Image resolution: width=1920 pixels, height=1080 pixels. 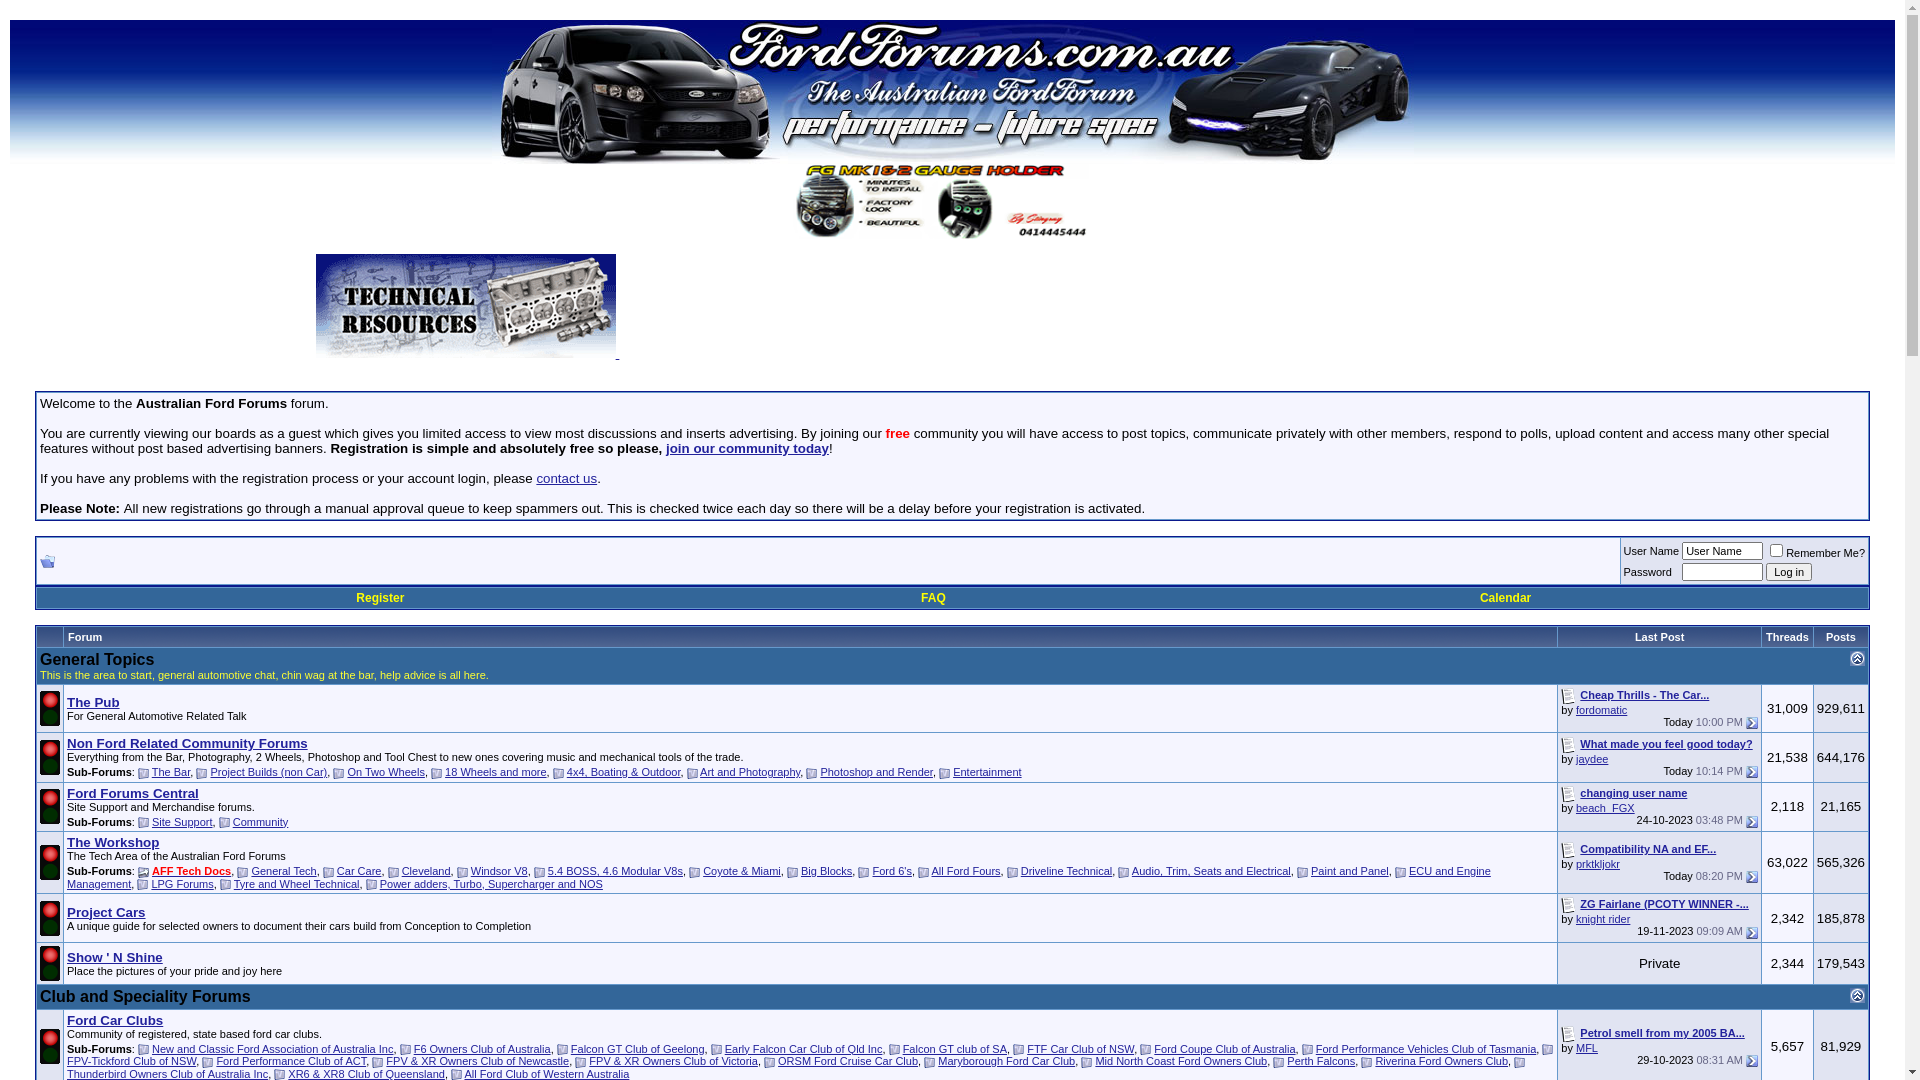 I want to click on 'join our community today', so click(x=746, y=447).